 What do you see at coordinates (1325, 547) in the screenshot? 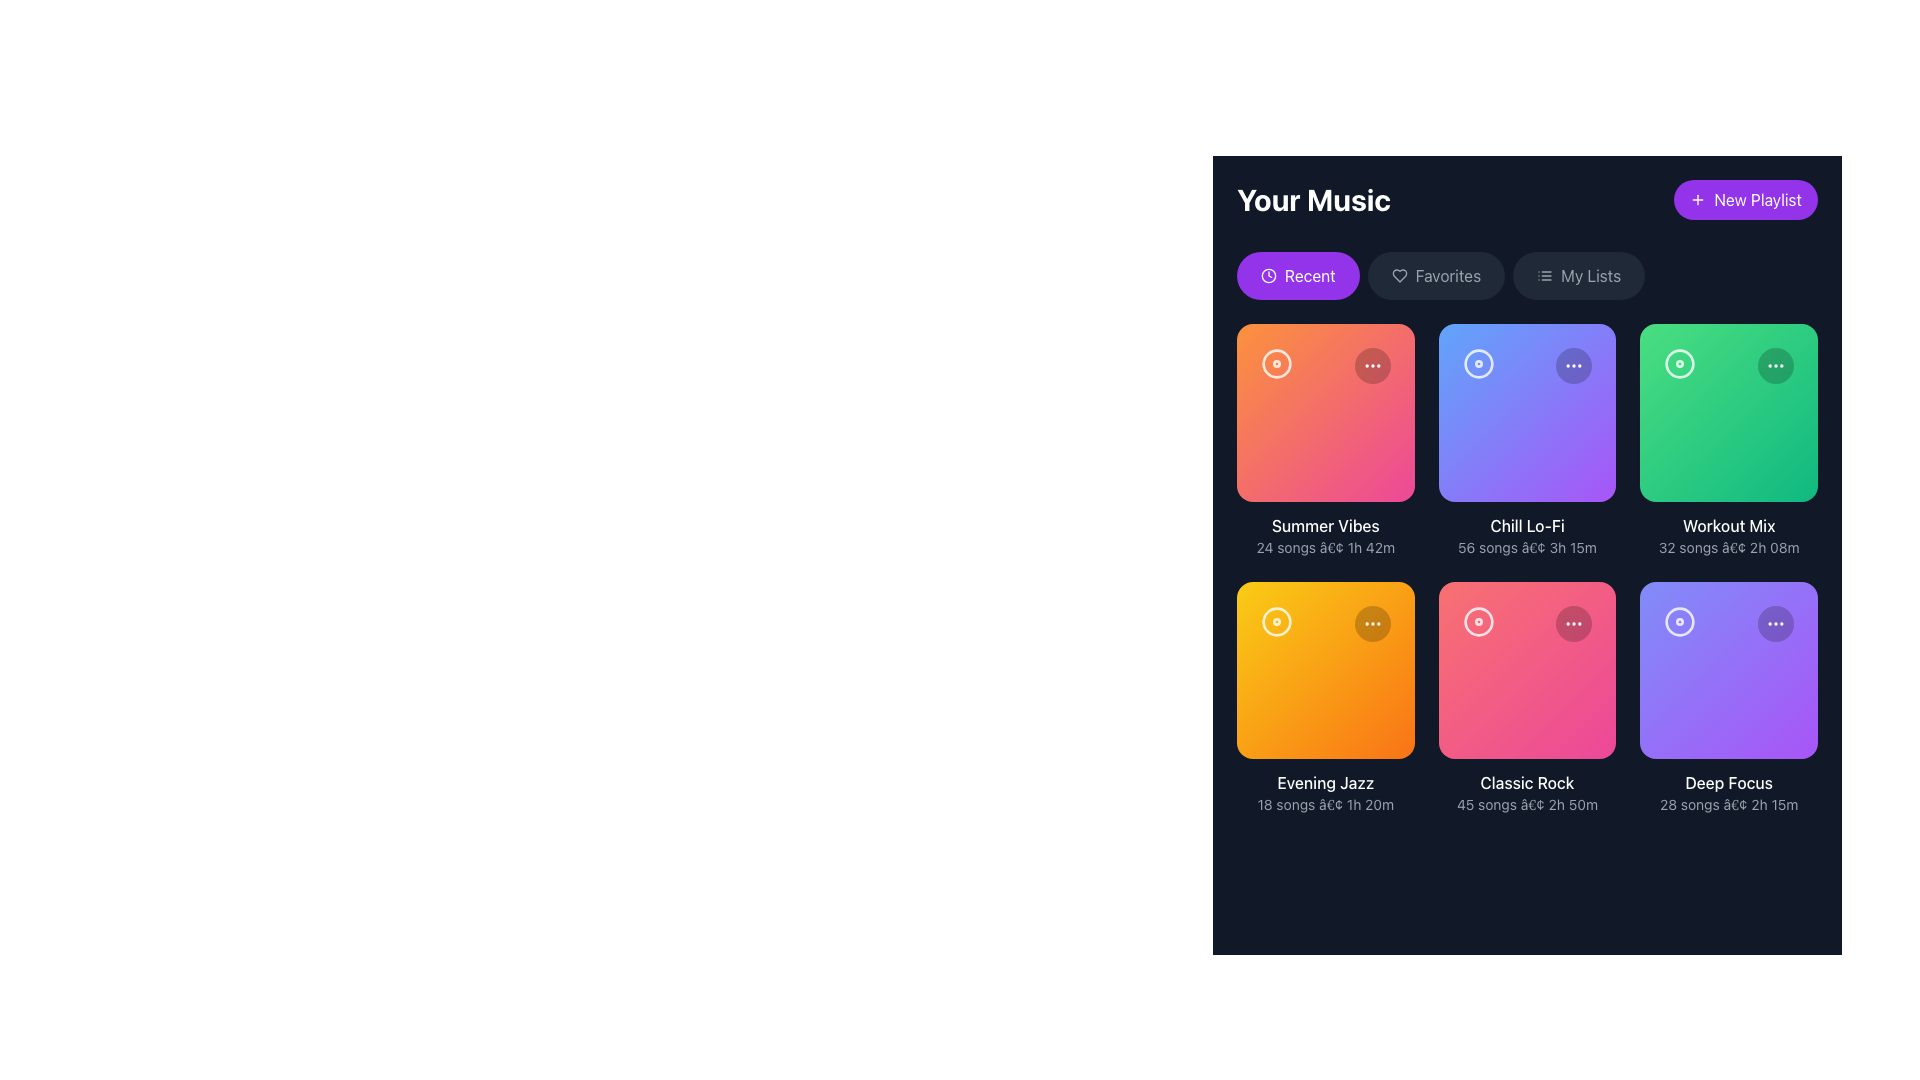
I see `the static text label displaying '24 songs • 1h 42m' located directly beneath the title 'Summer Vibes' in the playlist card` at bounding box center [1325, 547].